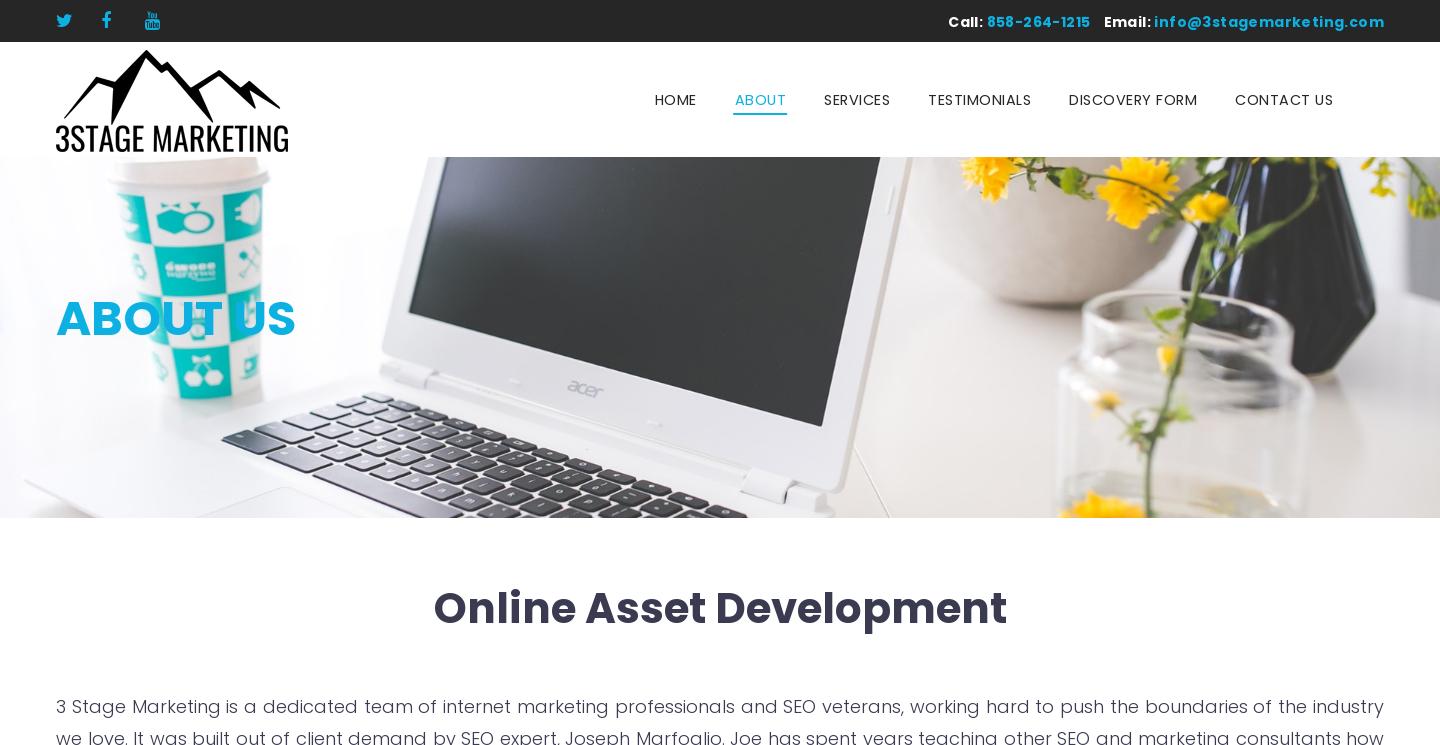  I want to click on 'Testimonials', so click(978, 99).